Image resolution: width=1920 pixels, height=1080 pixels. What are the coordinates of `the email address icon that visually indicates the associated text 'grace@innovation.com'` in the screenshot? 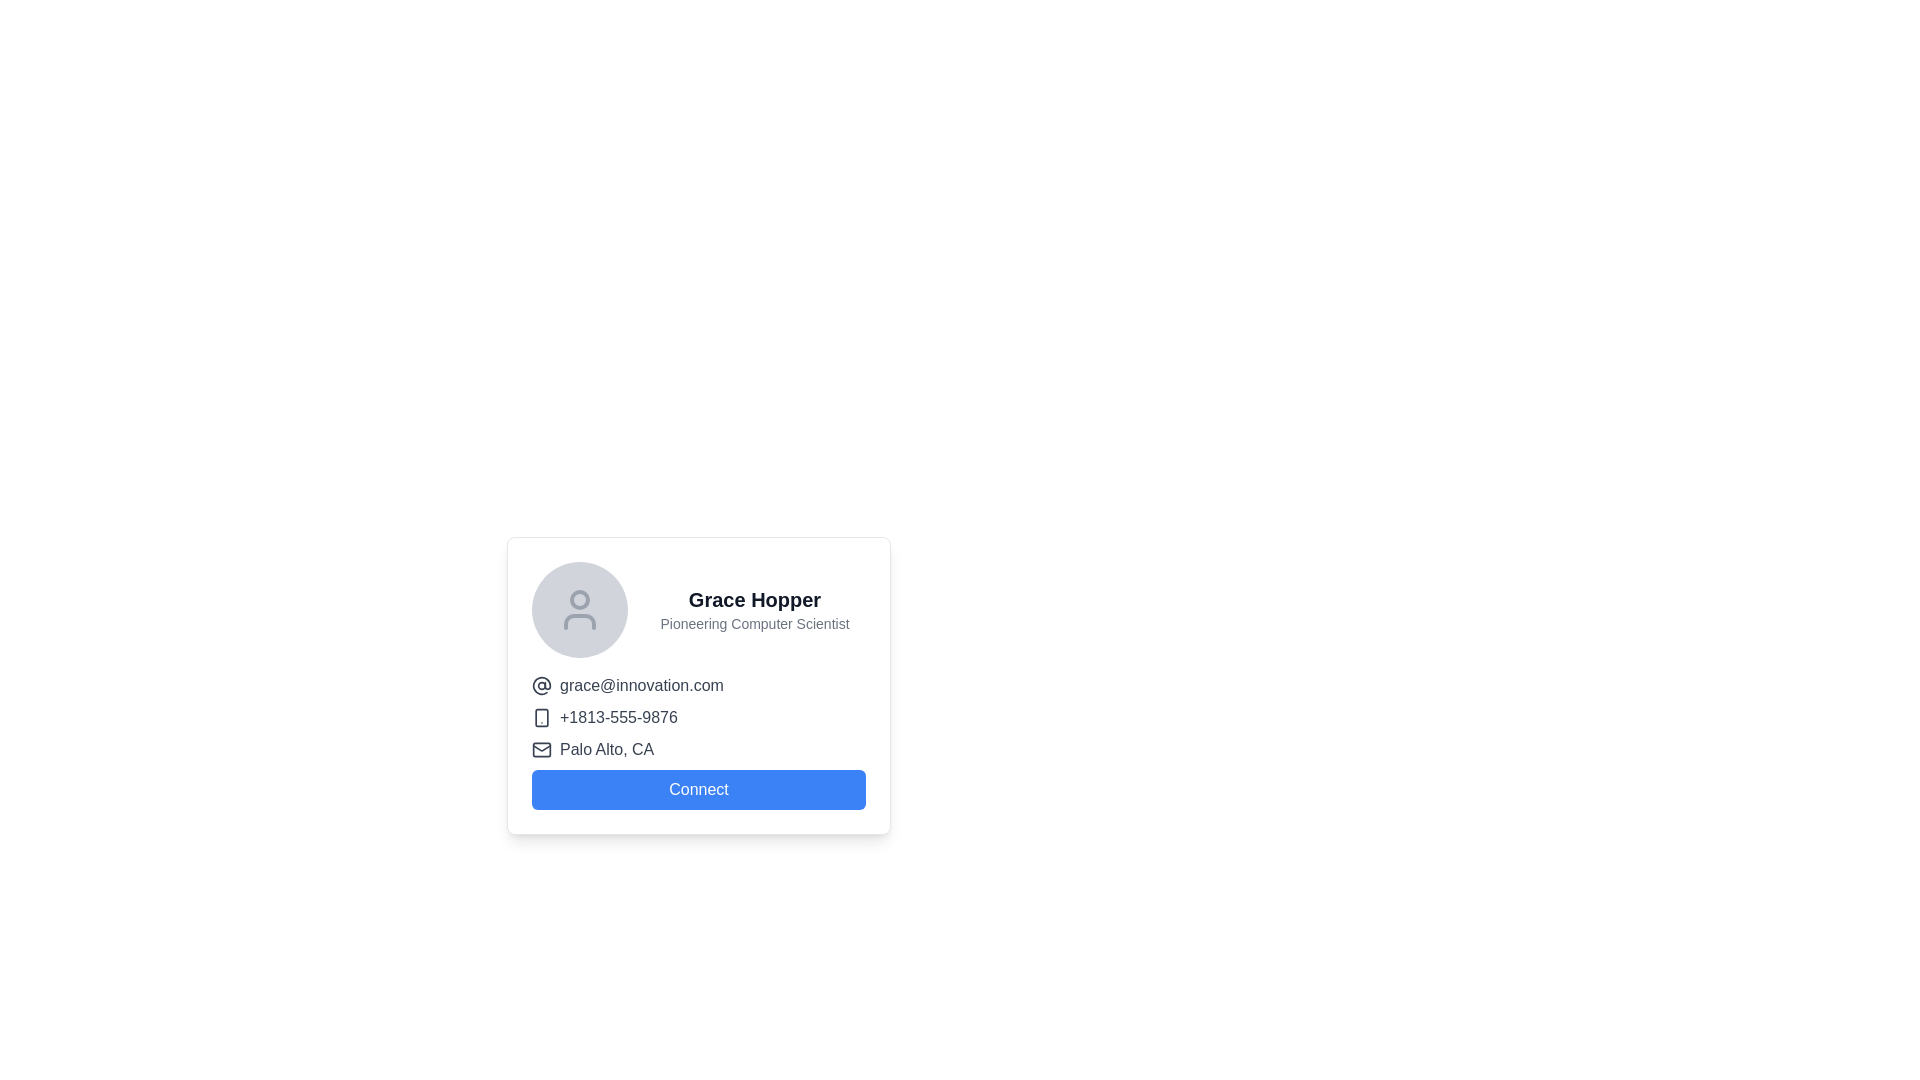 It's located at (542, 685).